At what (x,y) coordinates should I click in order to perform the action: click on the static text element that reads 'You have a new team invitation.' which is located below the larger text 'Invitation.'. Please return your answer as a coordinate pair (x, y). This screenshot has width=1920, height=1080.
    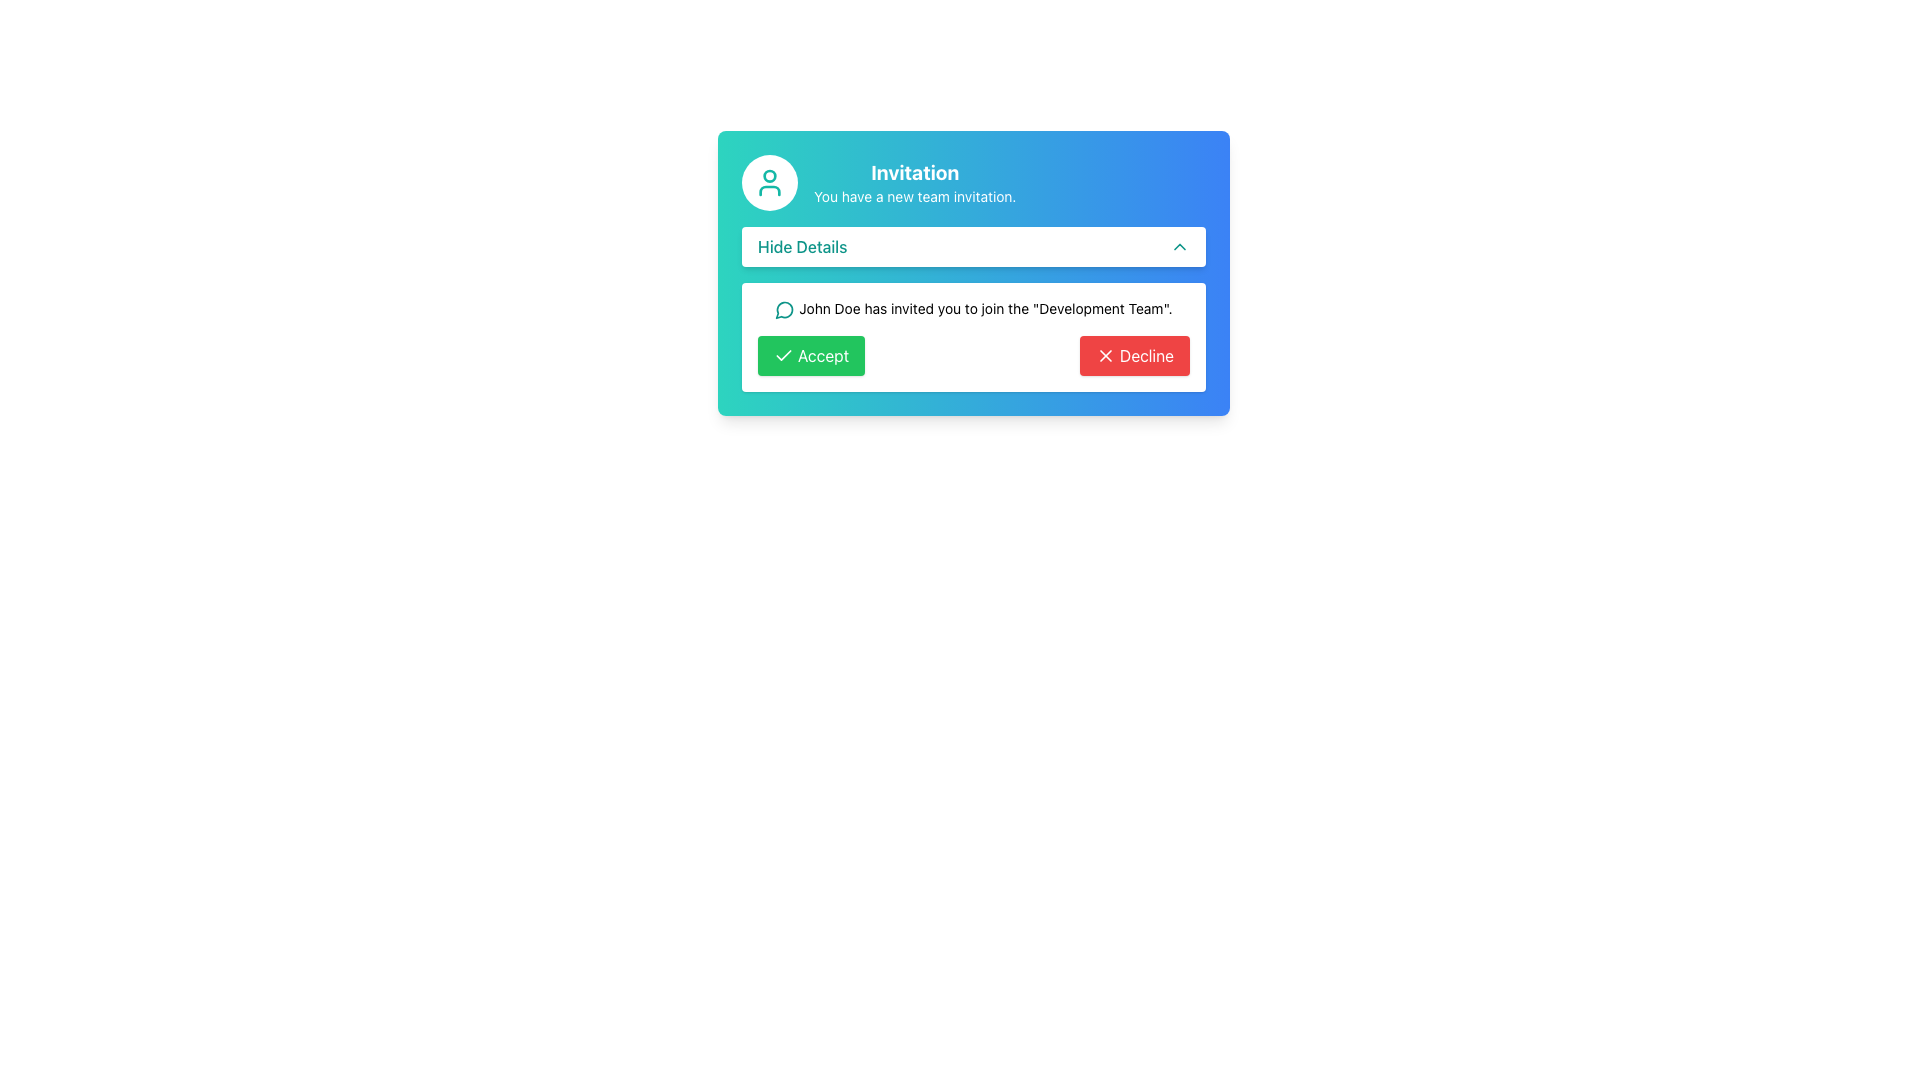
    Looking at the image, I should click on (914, 196).